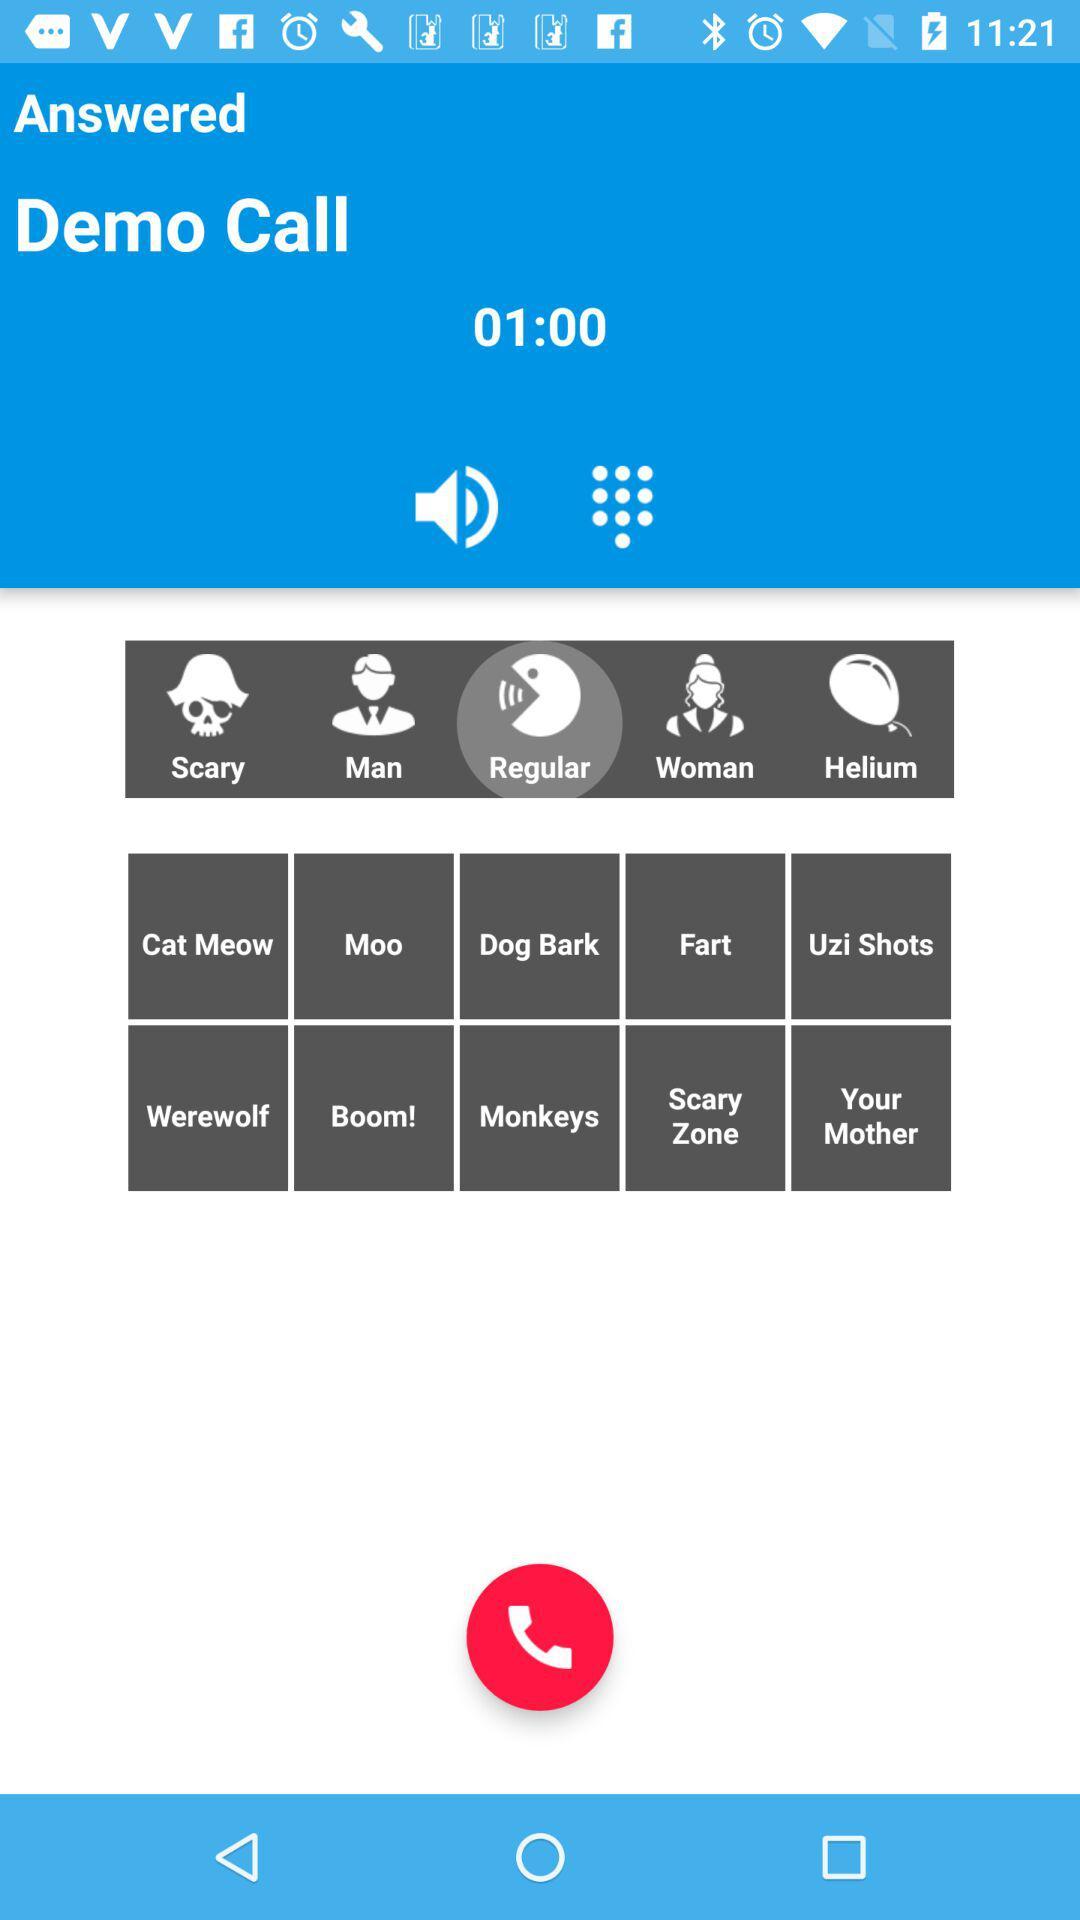 This screenshot has width=1080, height=1920. What do you see at coordinates (621, 505) in the screenshot?
I see `button above the regular` at bounding box center [621, 505].